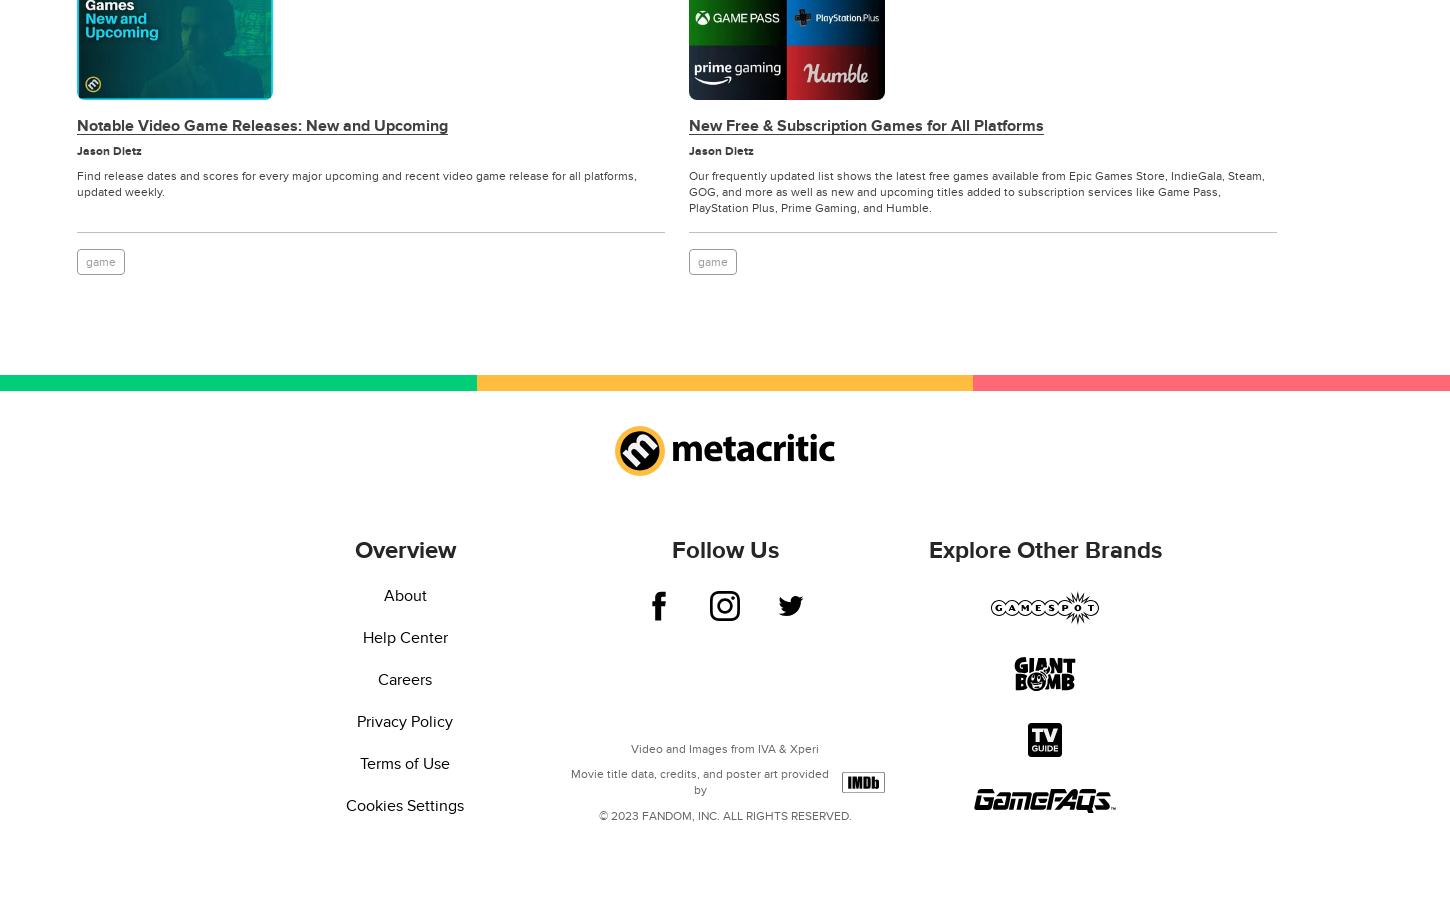 The height and width of the screenshot is (900, 1450). I want to click on 'Terms of Use', so click(403, 763).